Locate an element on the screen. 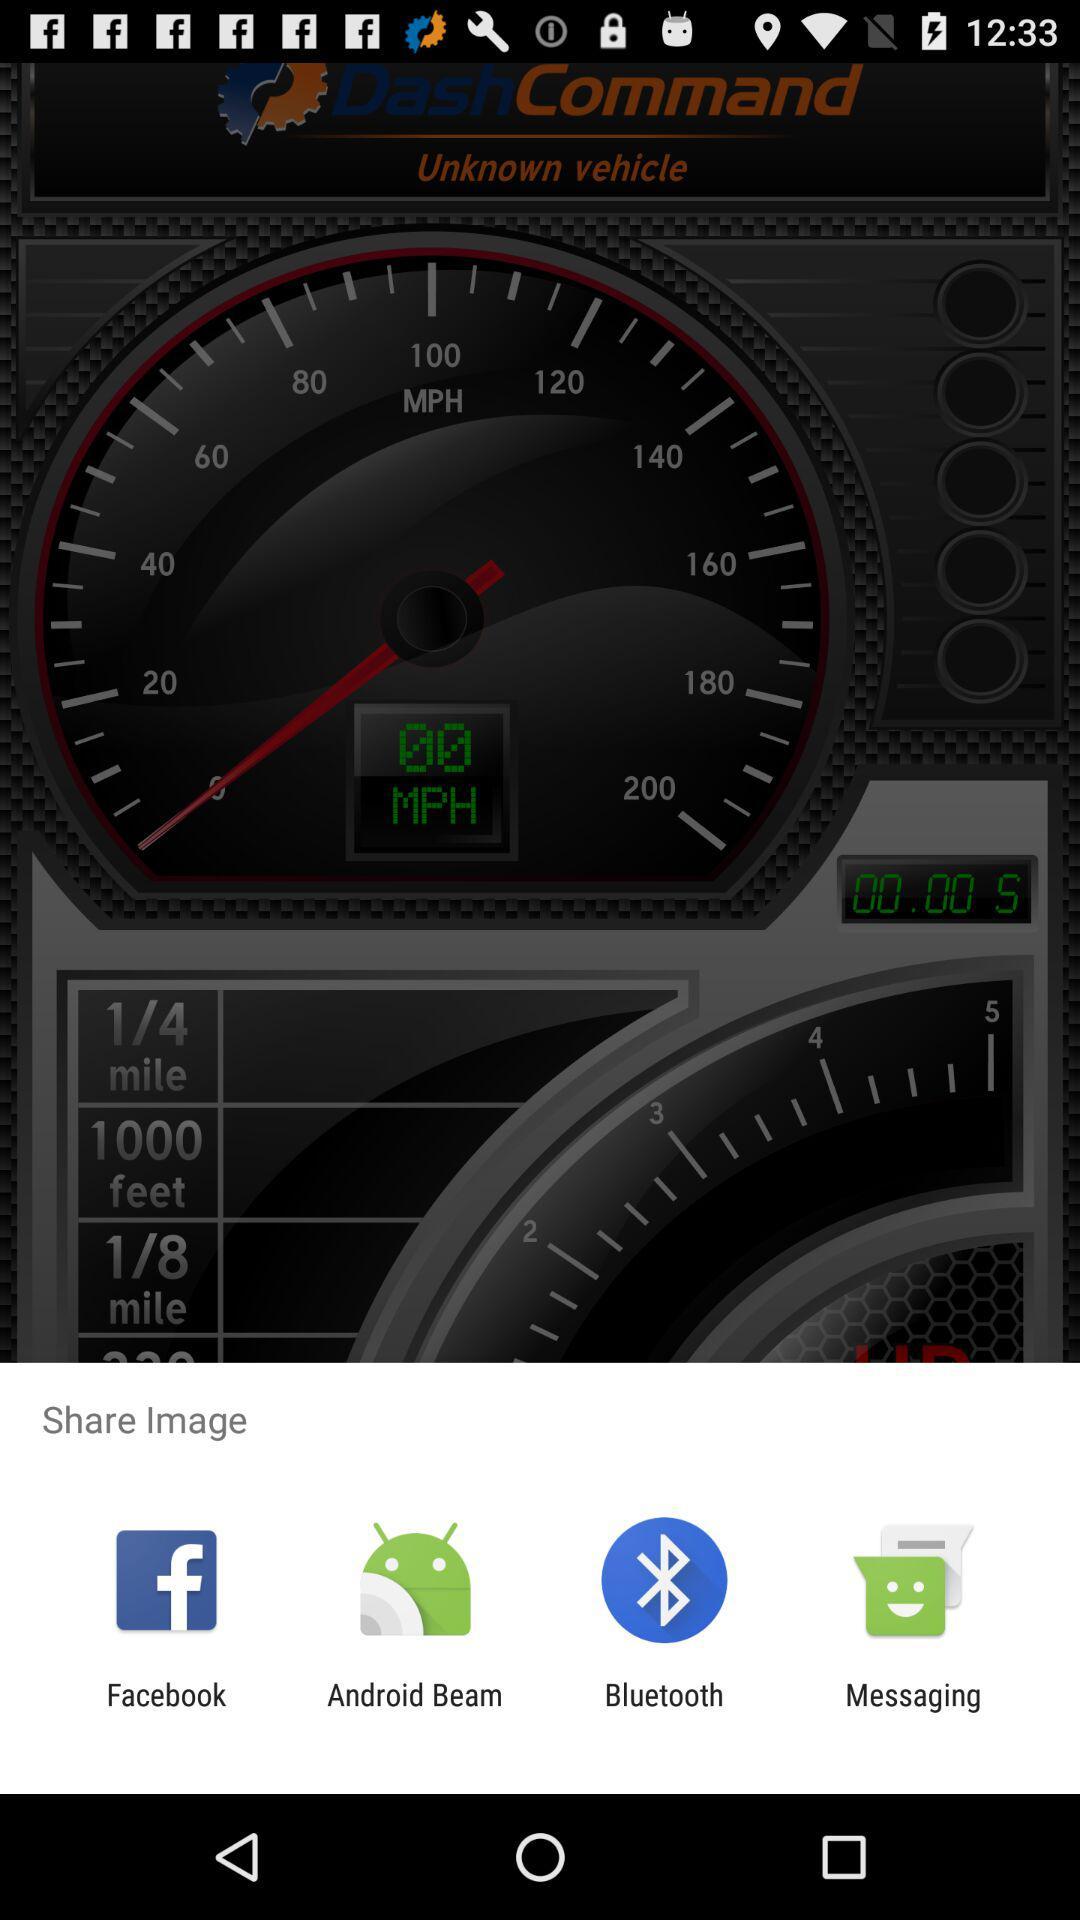 Image resolution: width=1080 pixels, height=1920 pixels. app to the left of messaging is located at coordinates (664, 1711).